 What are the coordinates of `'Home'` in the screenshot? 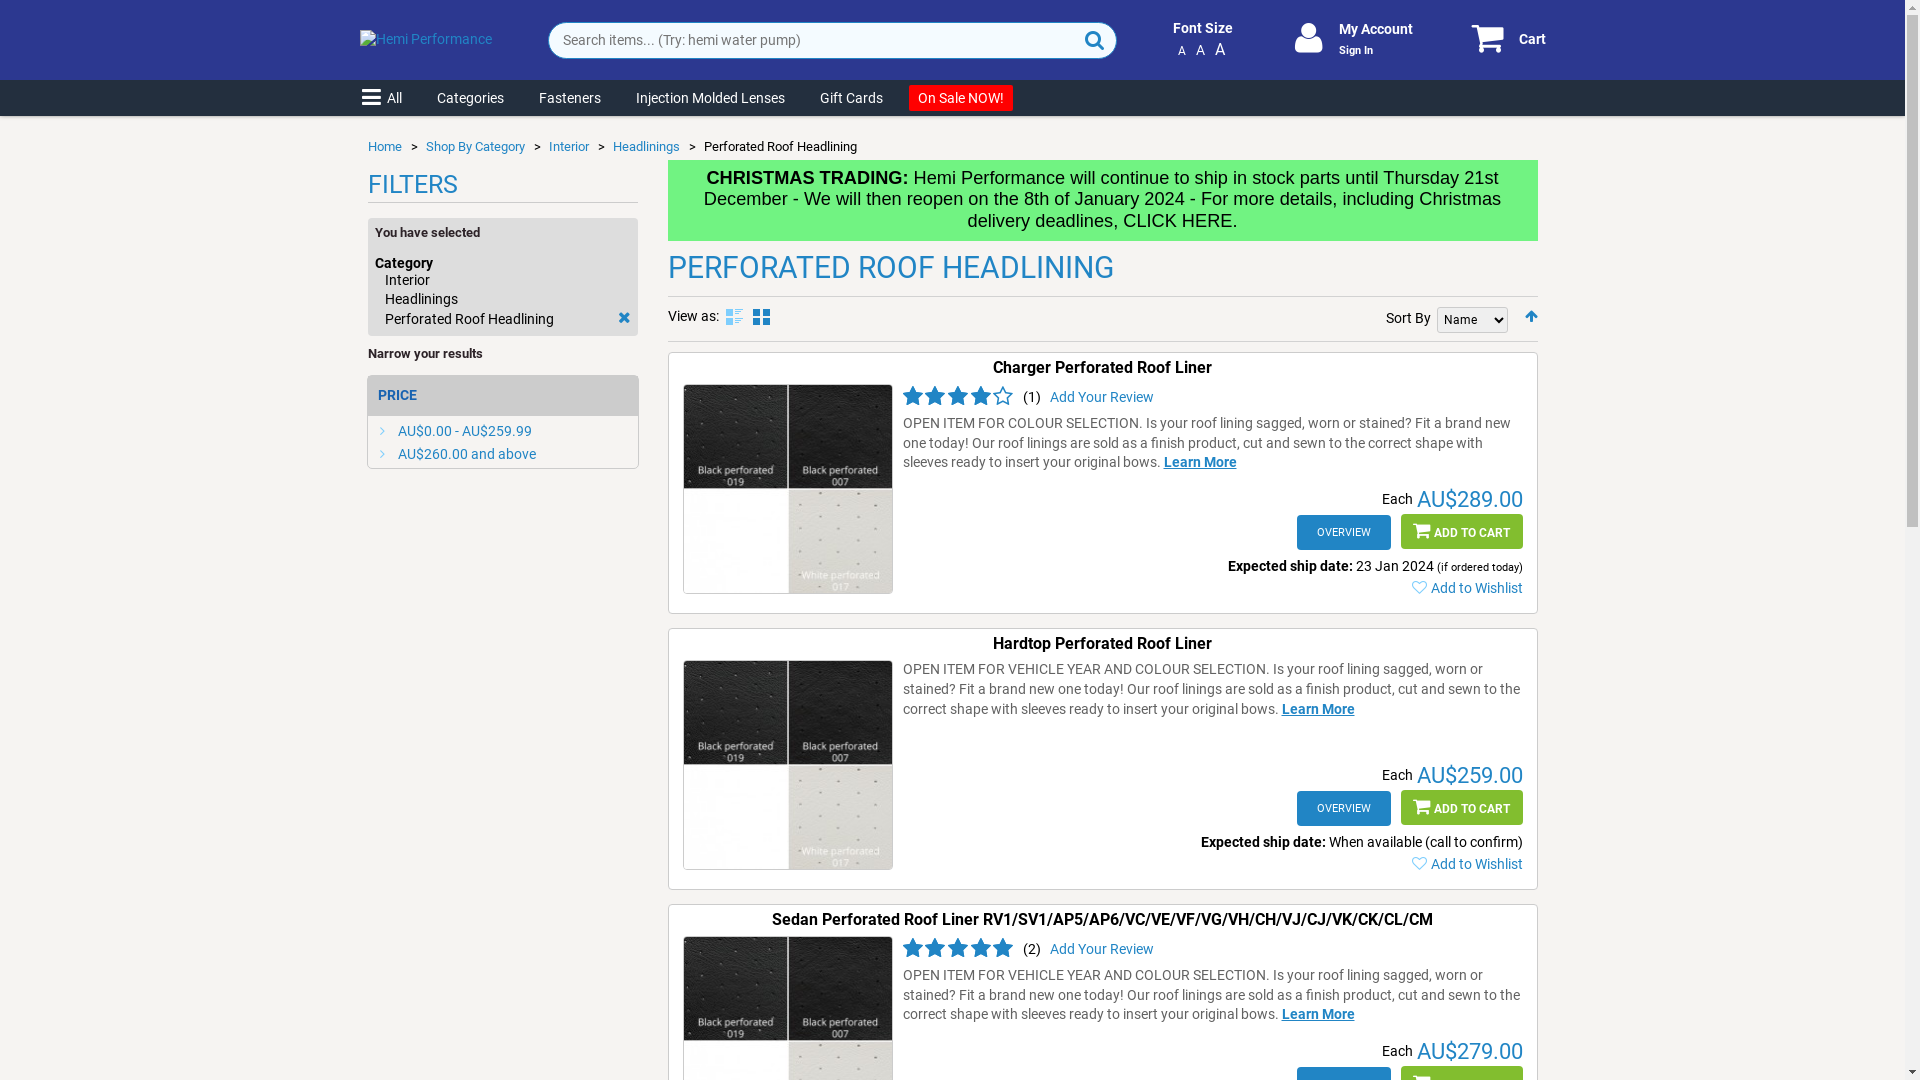 It's located at (384, 145).